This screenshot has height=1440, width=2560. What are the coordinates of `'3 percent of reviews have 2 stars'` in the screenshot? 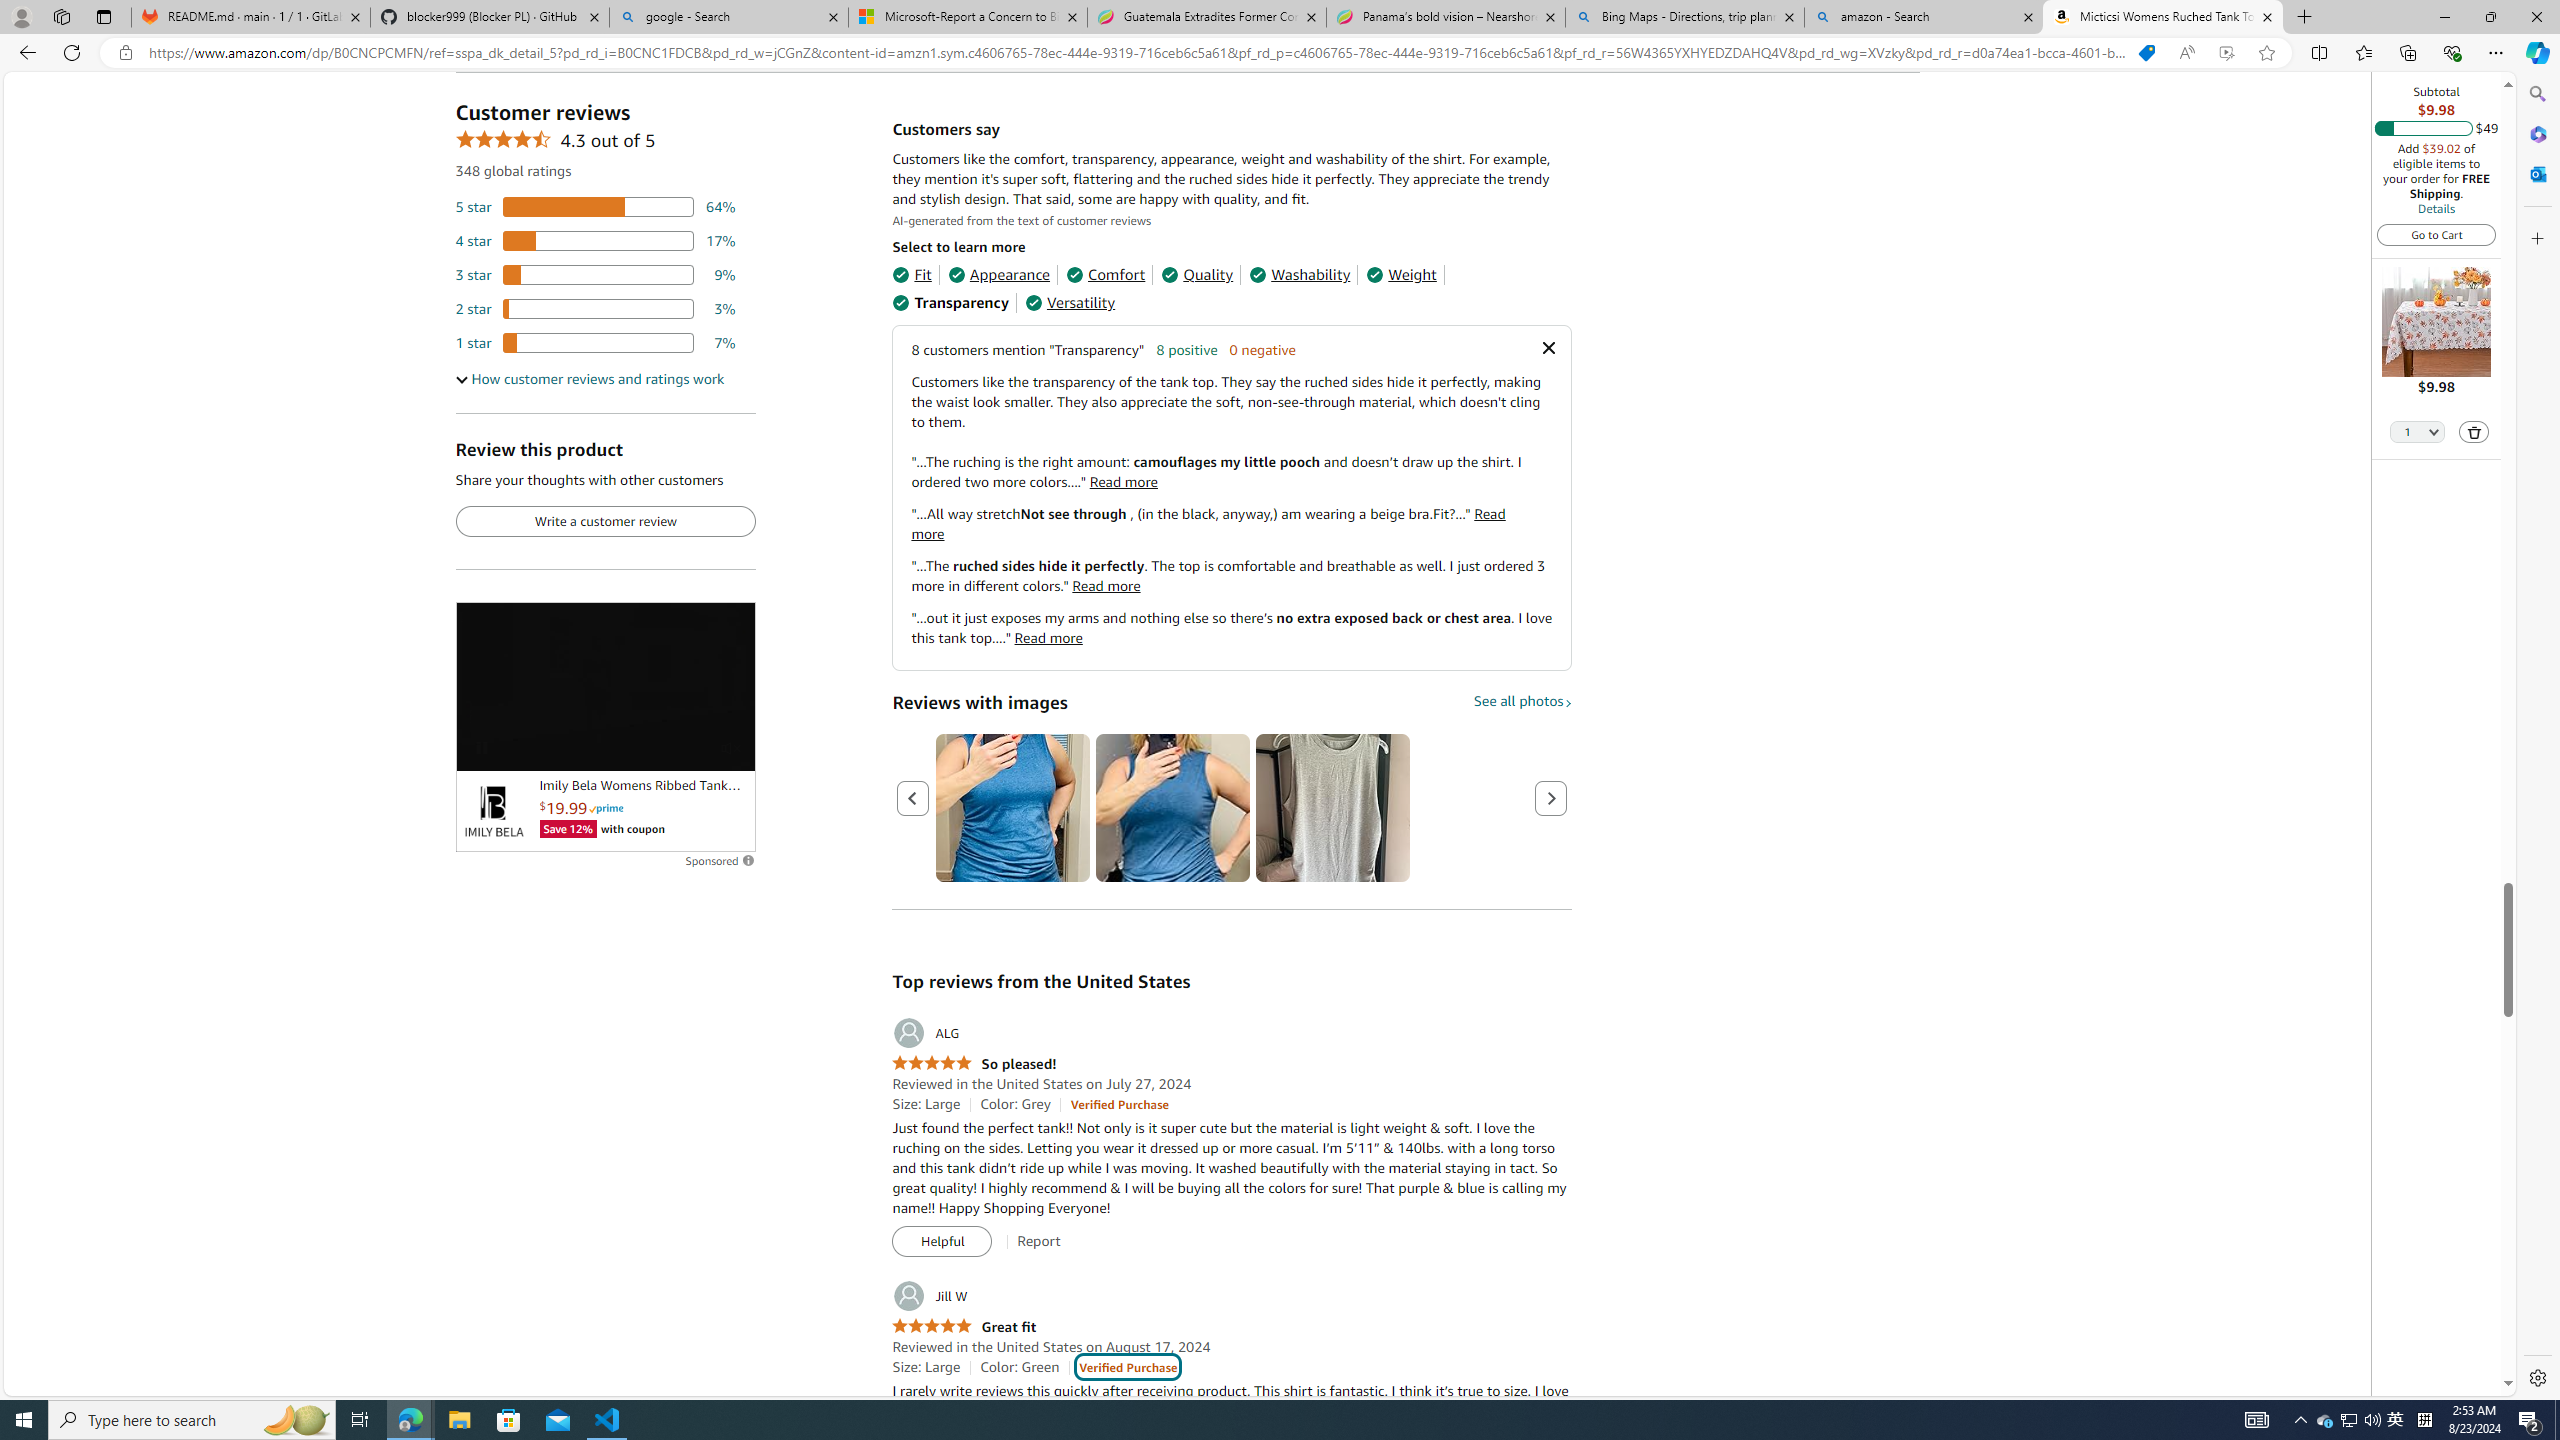 It's located at (595, 309).